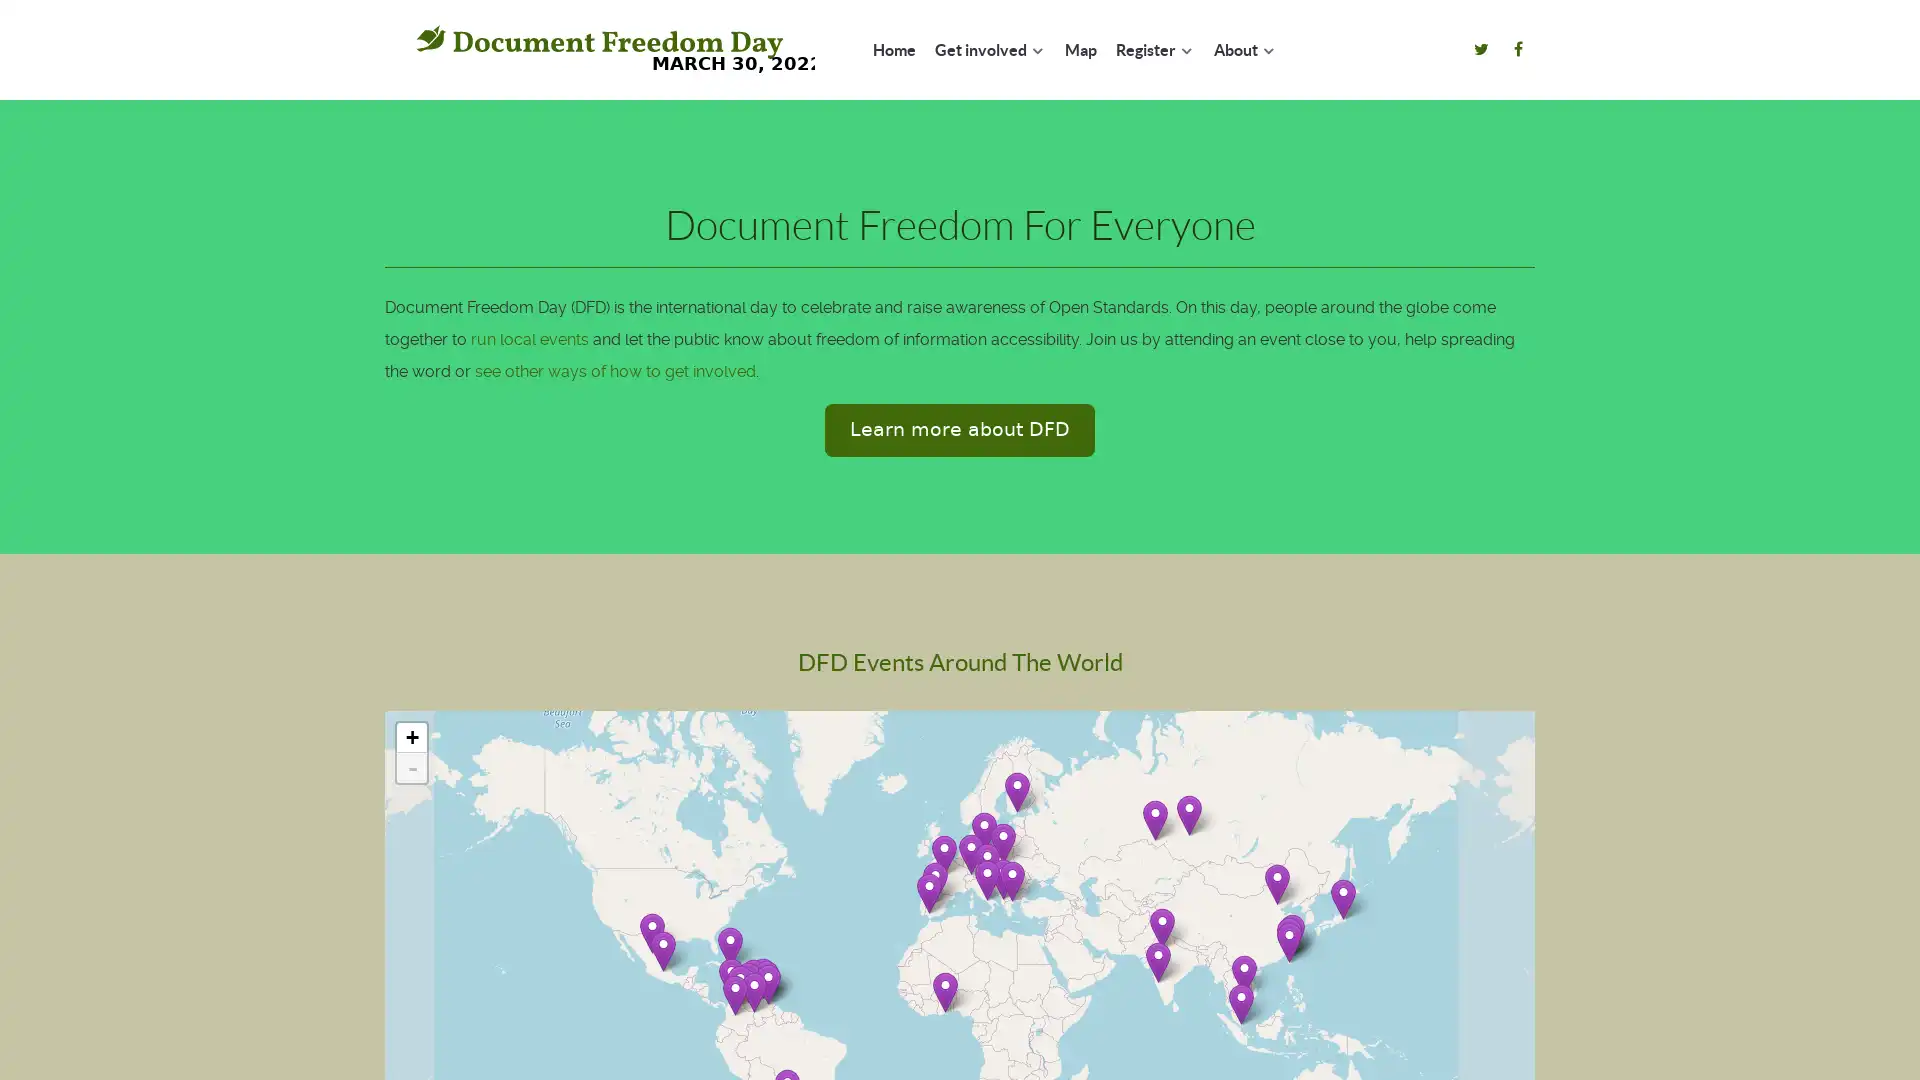 The height and width of the screenshot is (1080, 1920). What do you see at coordinates (411, 766) in the screenshot?
I see `Zoom out` at bounding box center [411, 766].